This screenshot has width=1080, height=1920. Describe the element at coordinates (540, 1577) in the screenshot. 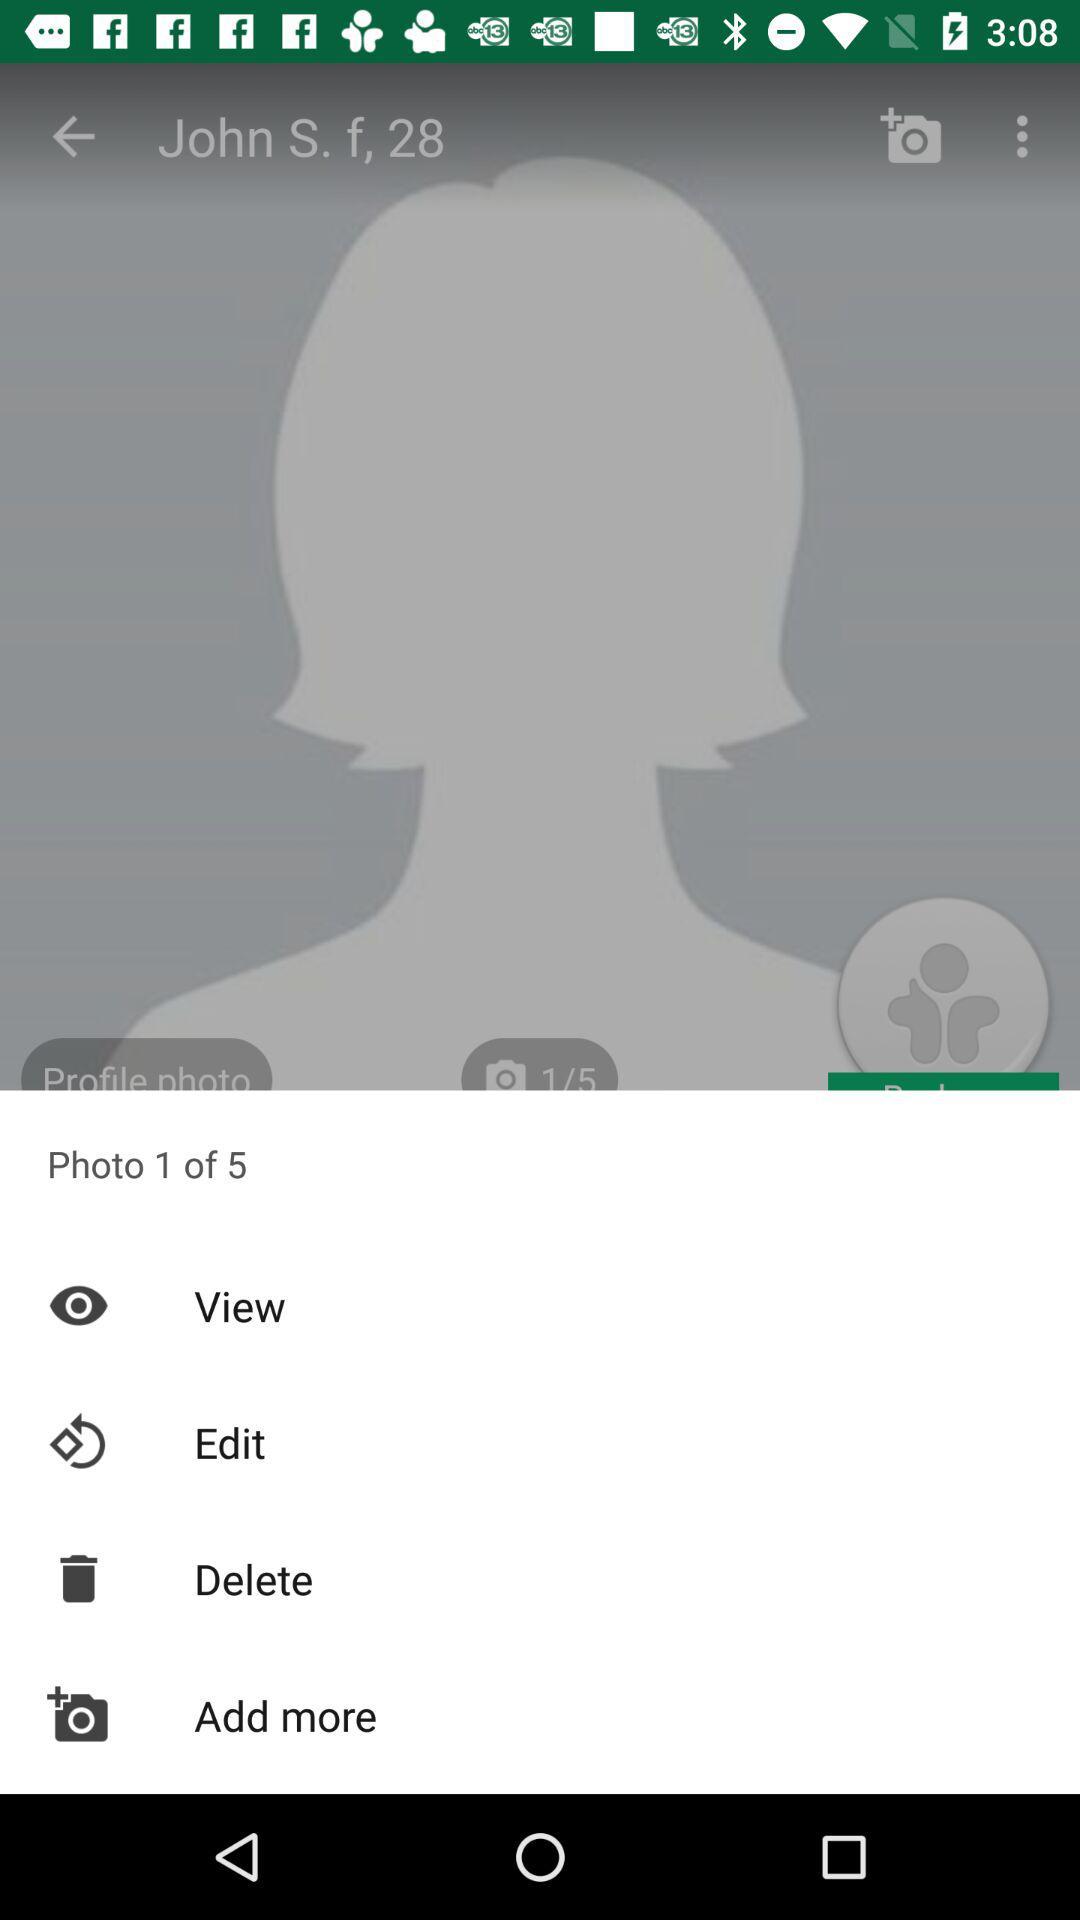

I see `icon below edit icon` at that location.